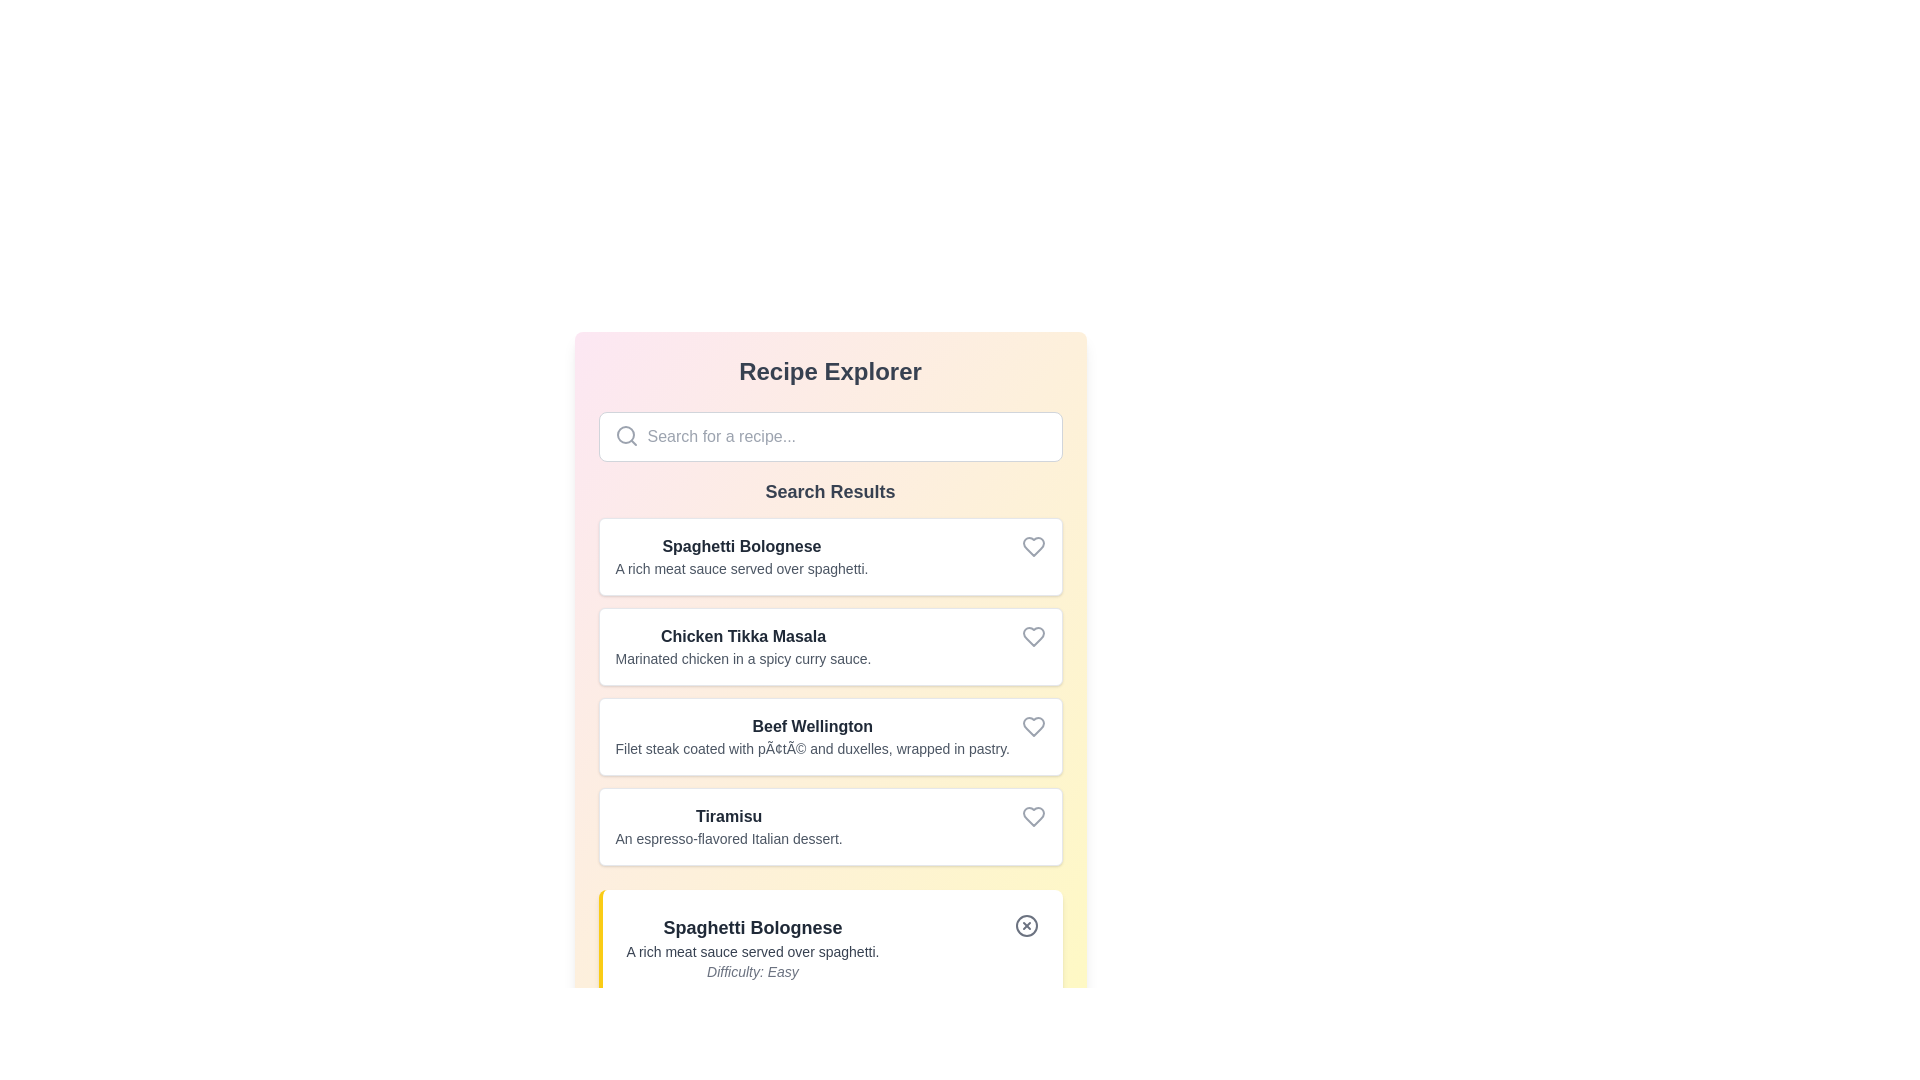 The image size is (1920, 1080). Describe the element at coordinates (1033, 547) in the screenshot. I see `the heart-shaped icon outlined in grey, positioned to the right of the 'Spaghetti Bolognese' entry in the search results section` at that location.